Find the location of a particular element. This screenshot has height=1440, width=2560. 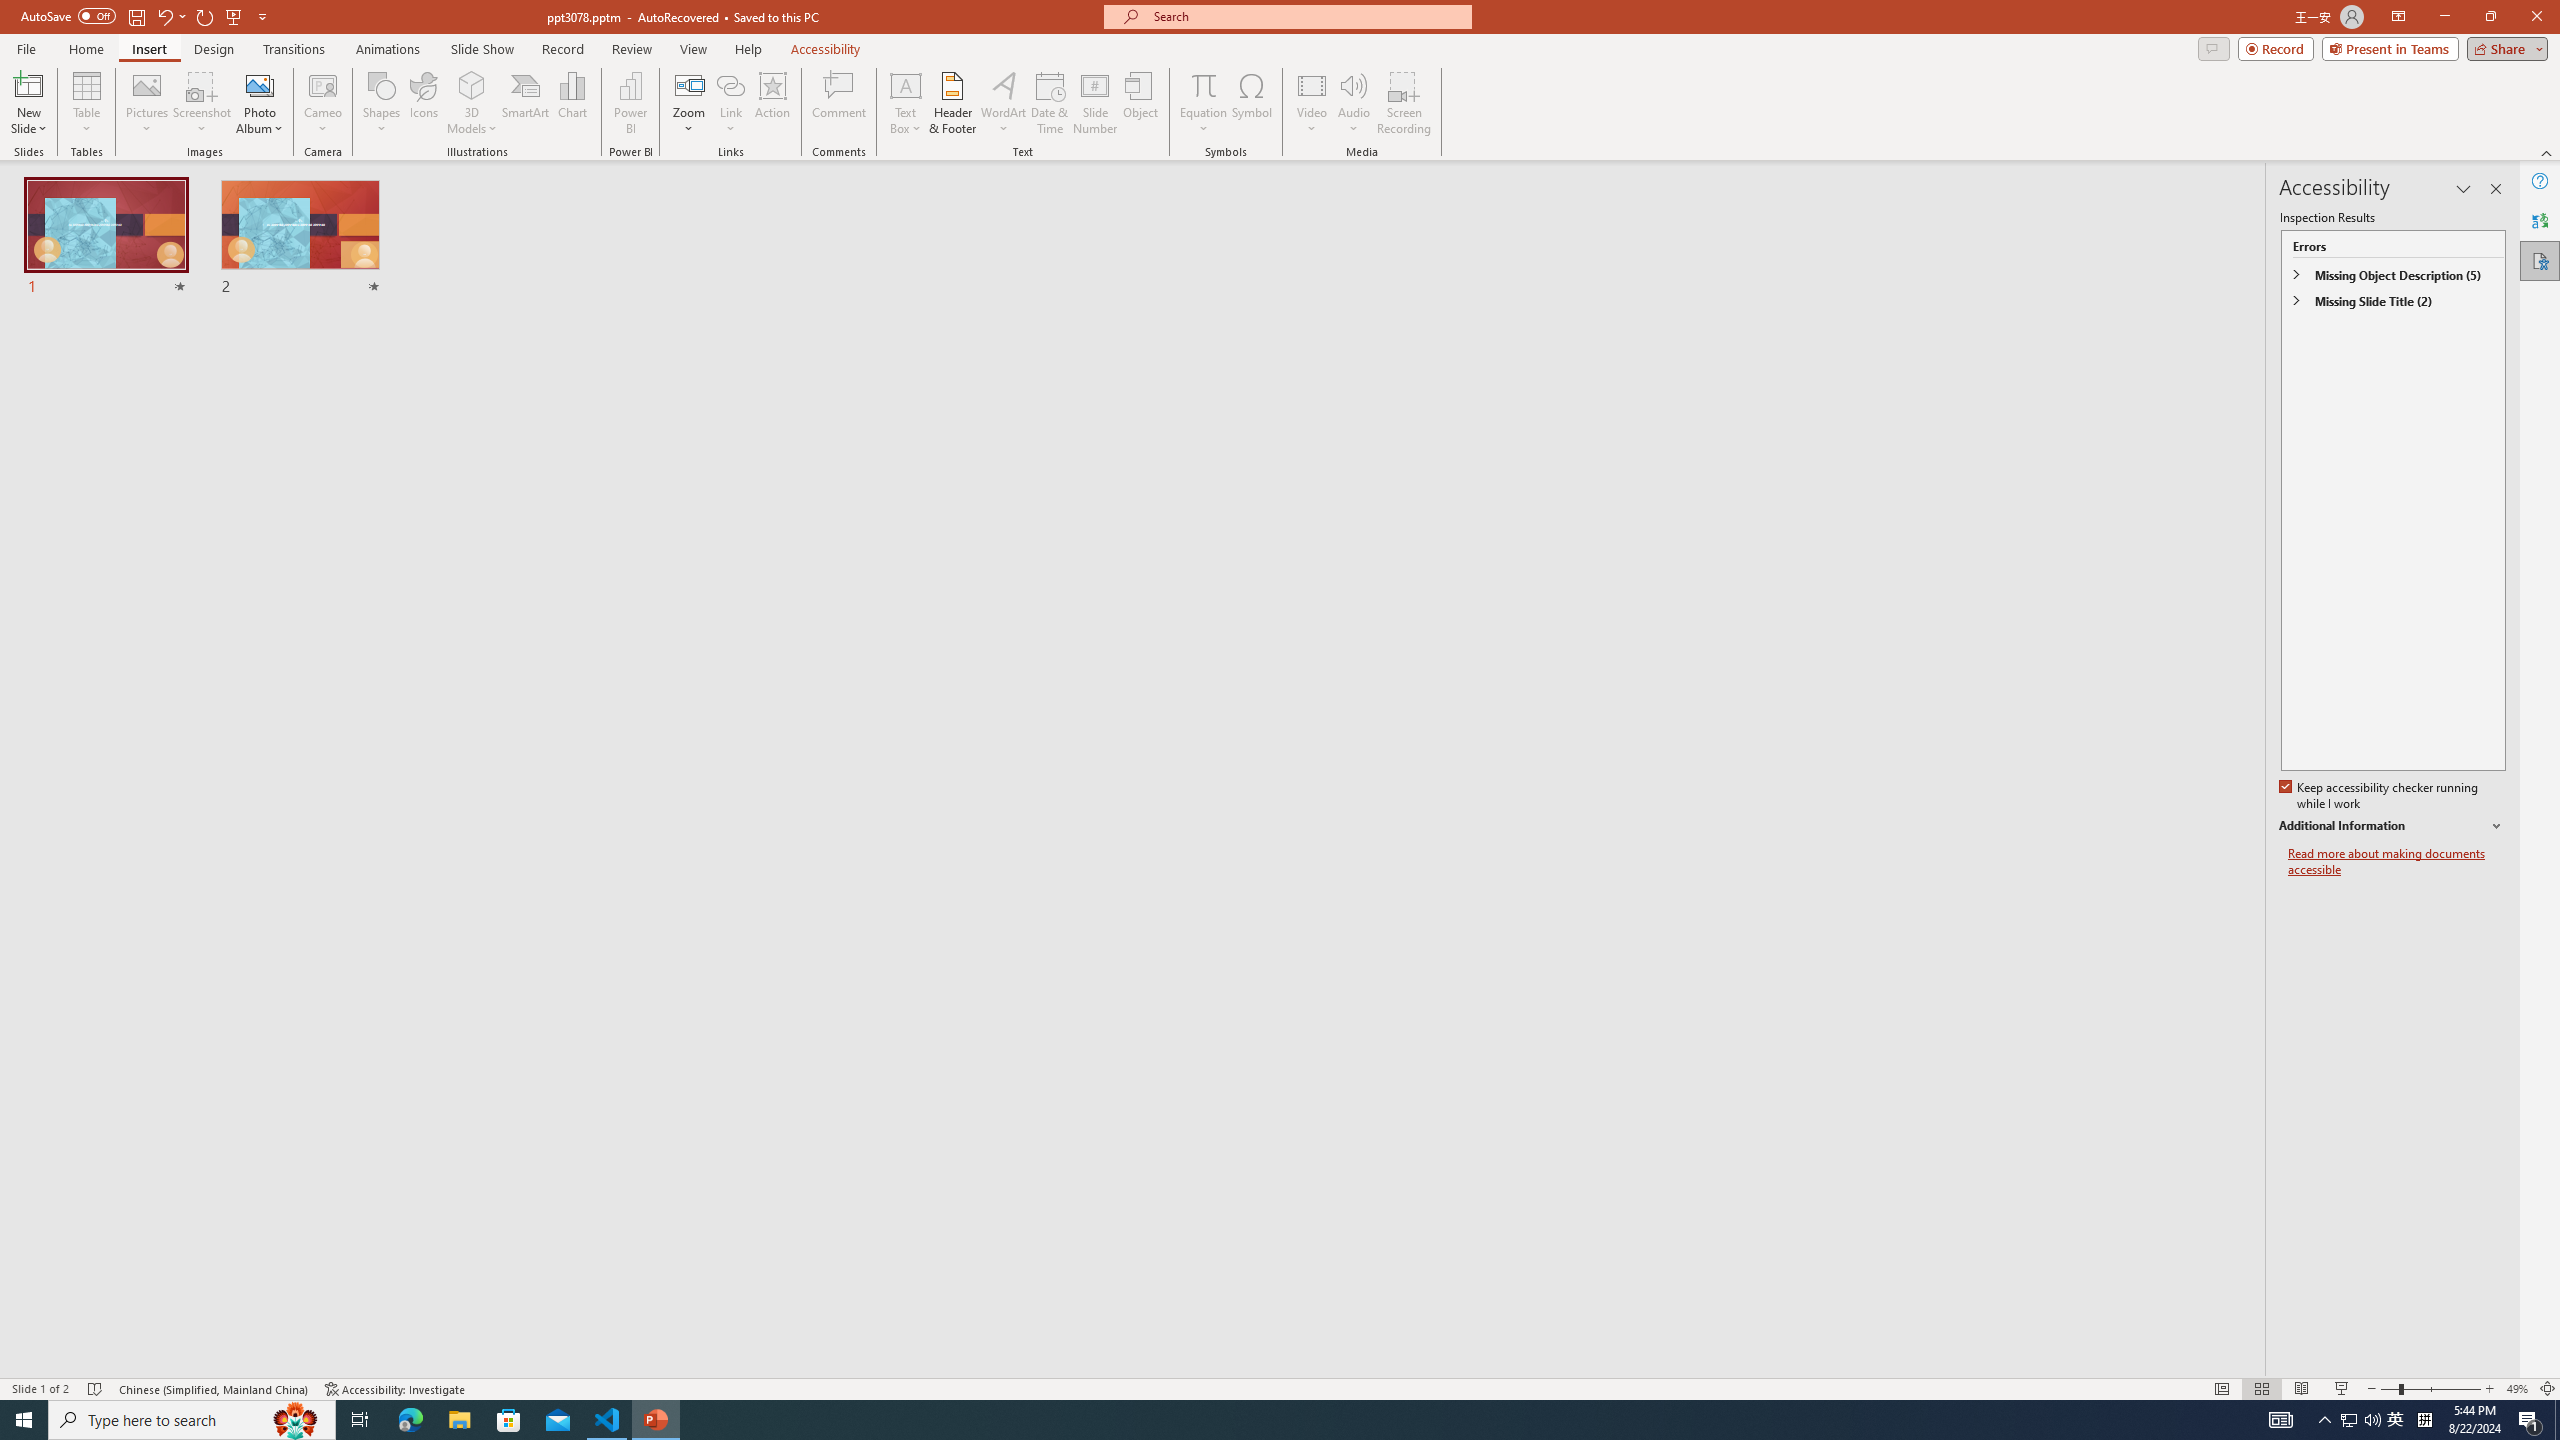

'Power BI' is located at coordinates (631, 103).